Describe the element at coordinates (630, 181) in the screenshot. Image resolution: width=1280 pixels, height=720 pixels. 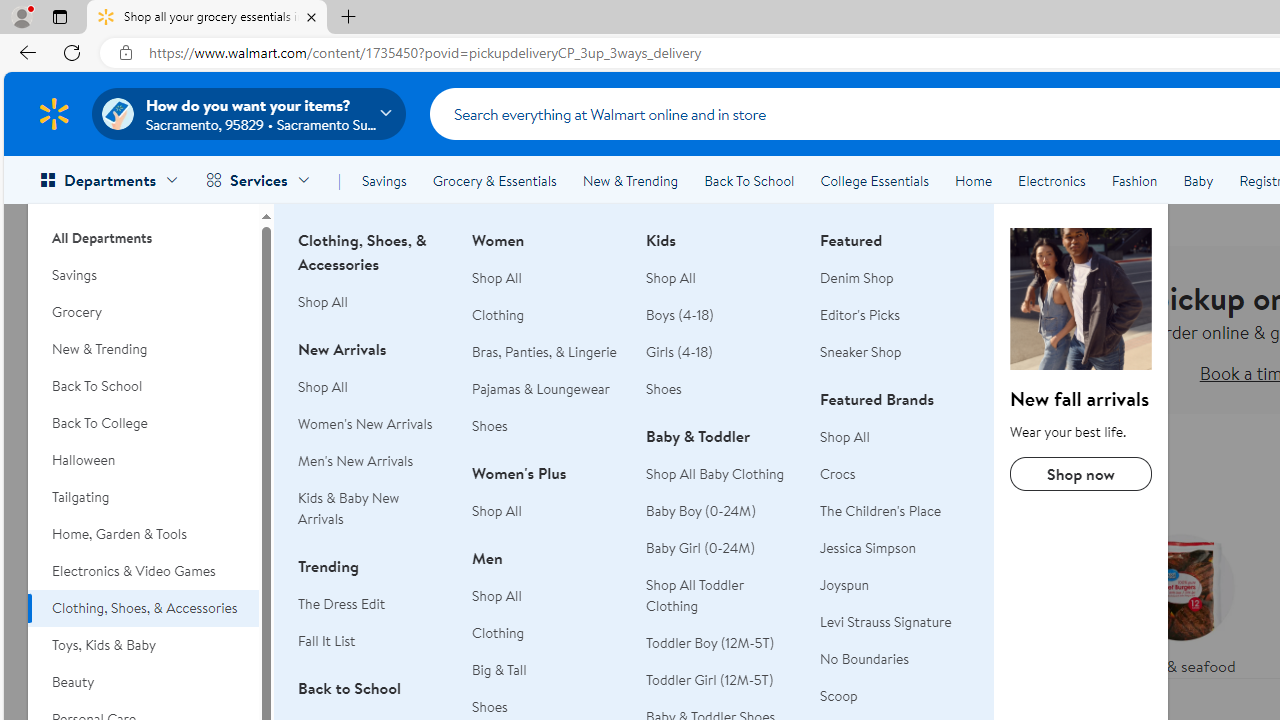
I see `'New & Trending'` at that location.